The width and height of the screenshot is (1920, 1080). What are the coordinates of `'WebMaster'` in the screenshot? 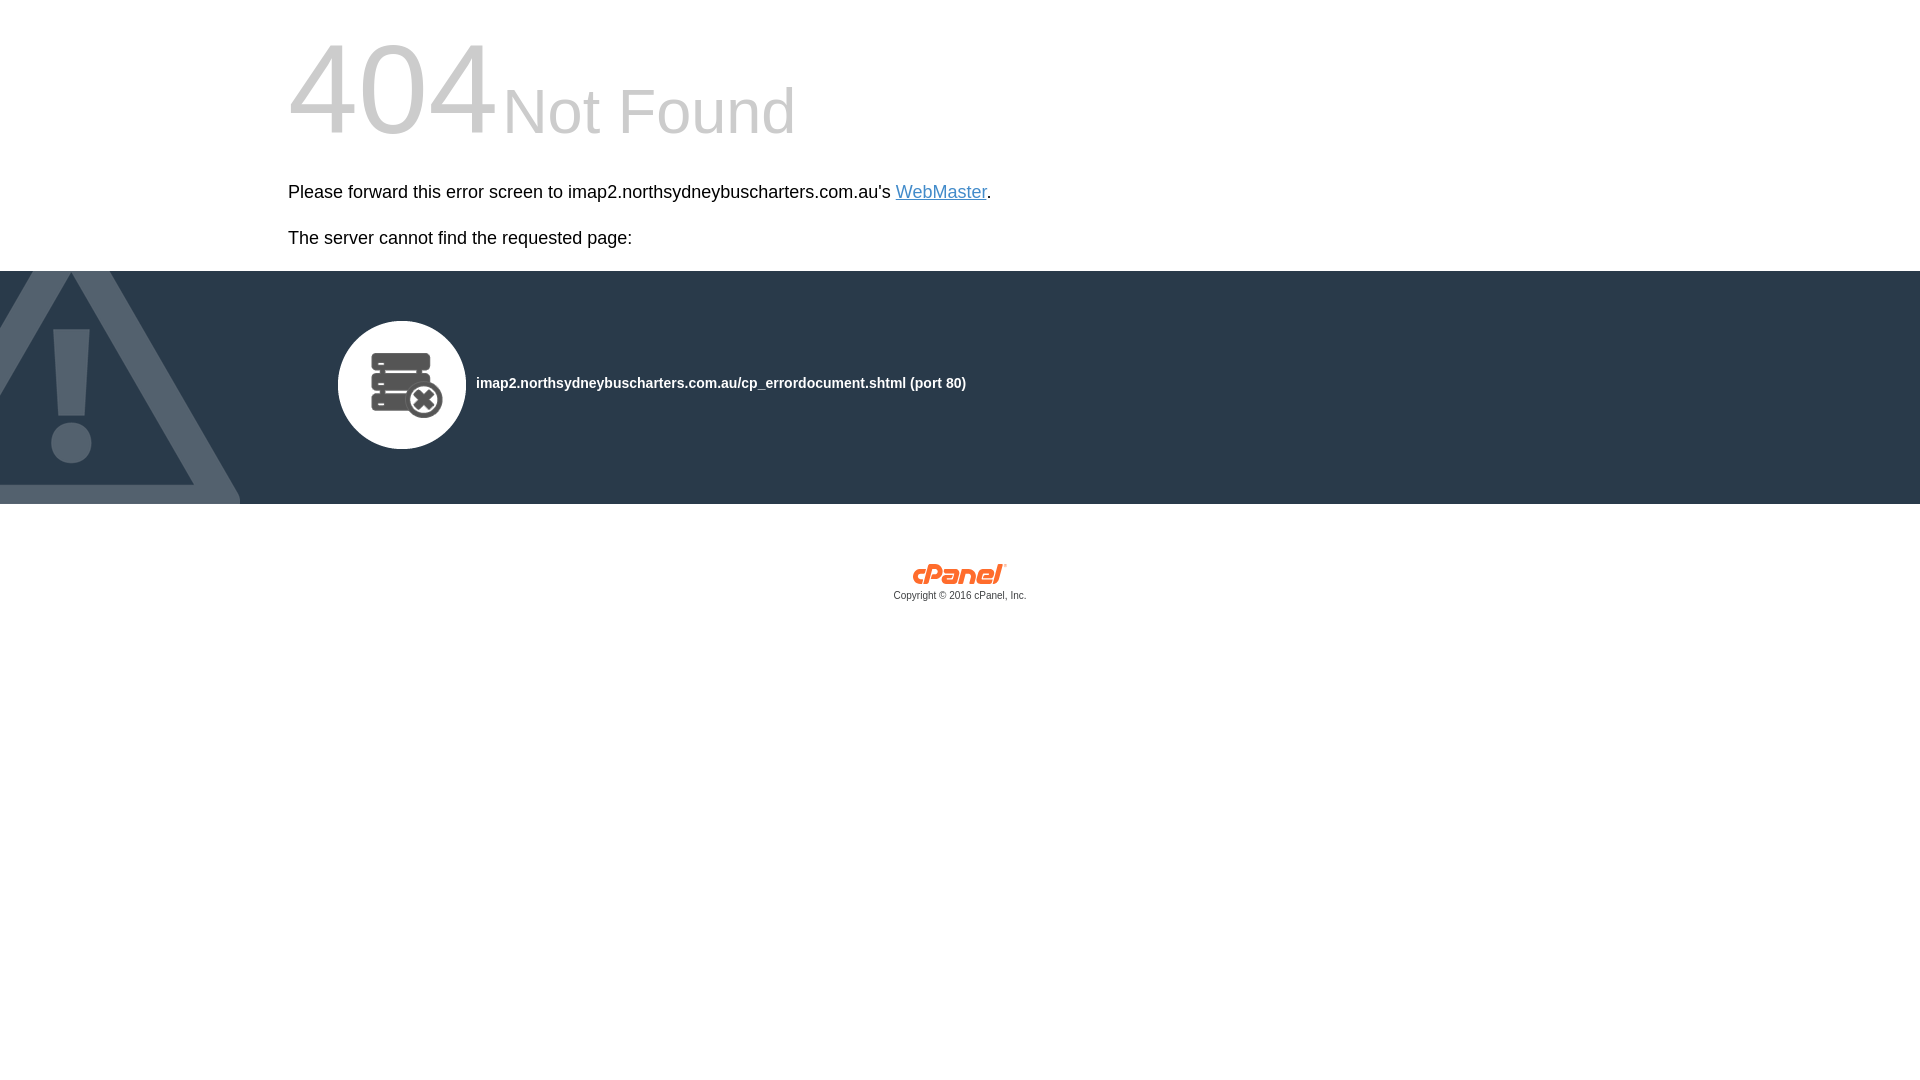 It's located at (895, 192).